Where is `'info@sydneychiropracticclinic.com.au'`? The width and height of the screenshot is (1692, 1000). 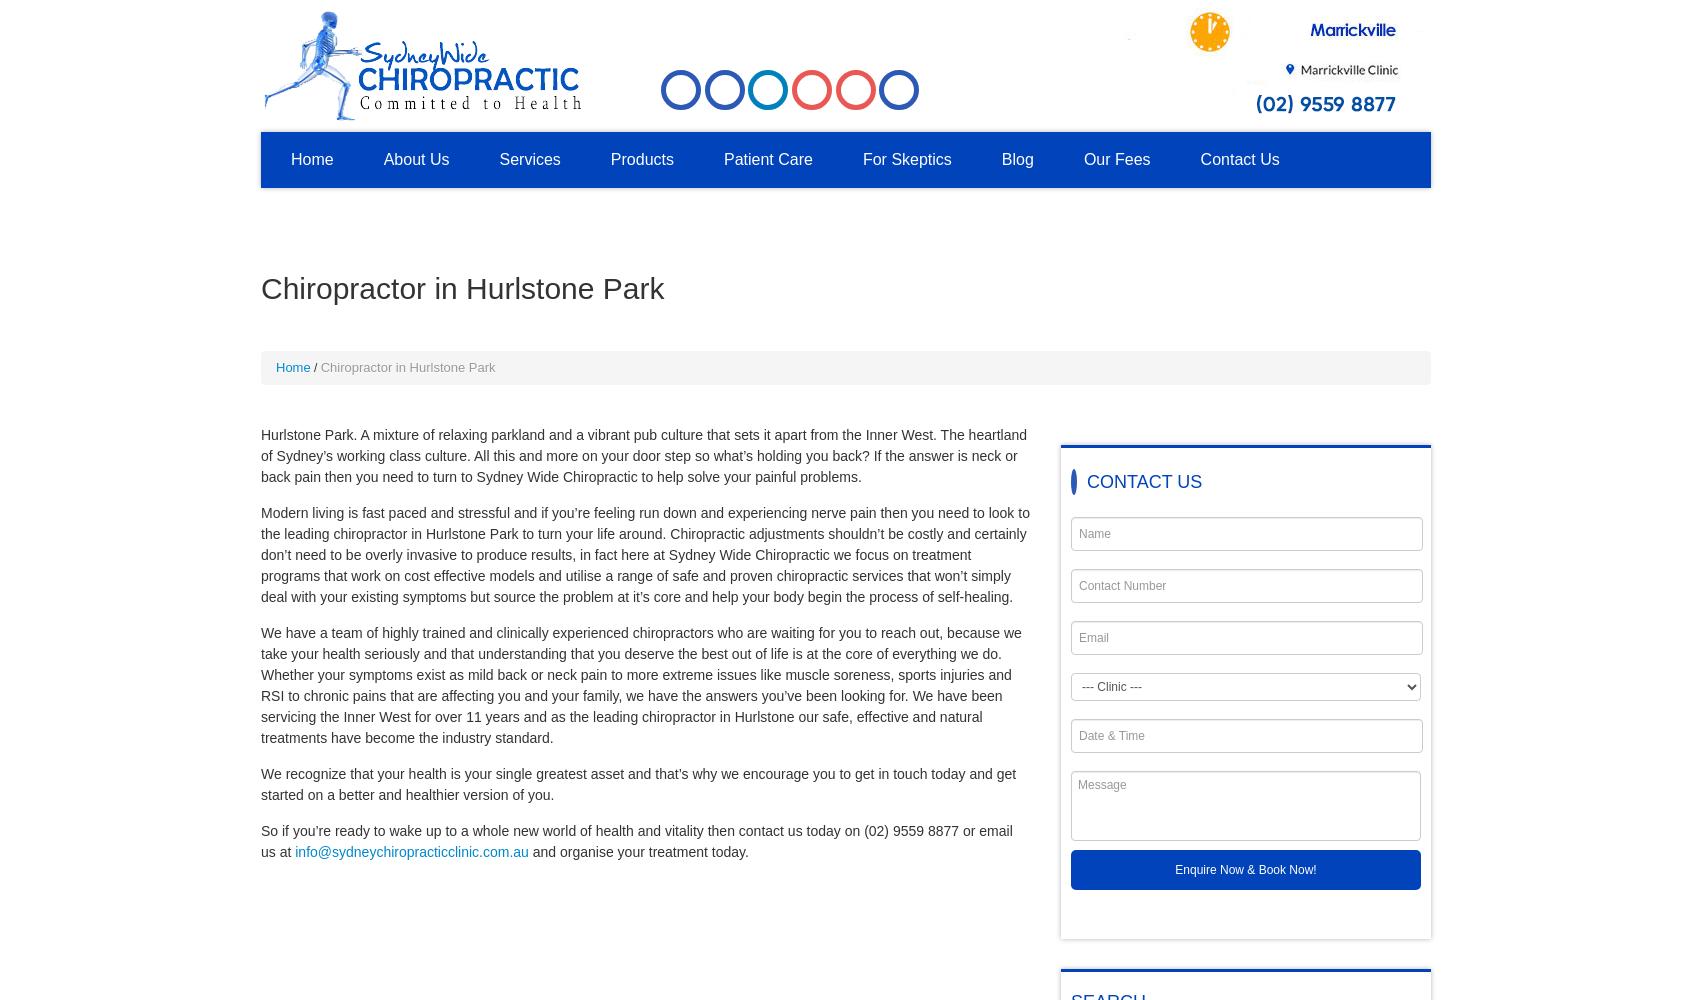
'info@sydneychiropracticclinic.com.au' is located at coordinates (411, 851).